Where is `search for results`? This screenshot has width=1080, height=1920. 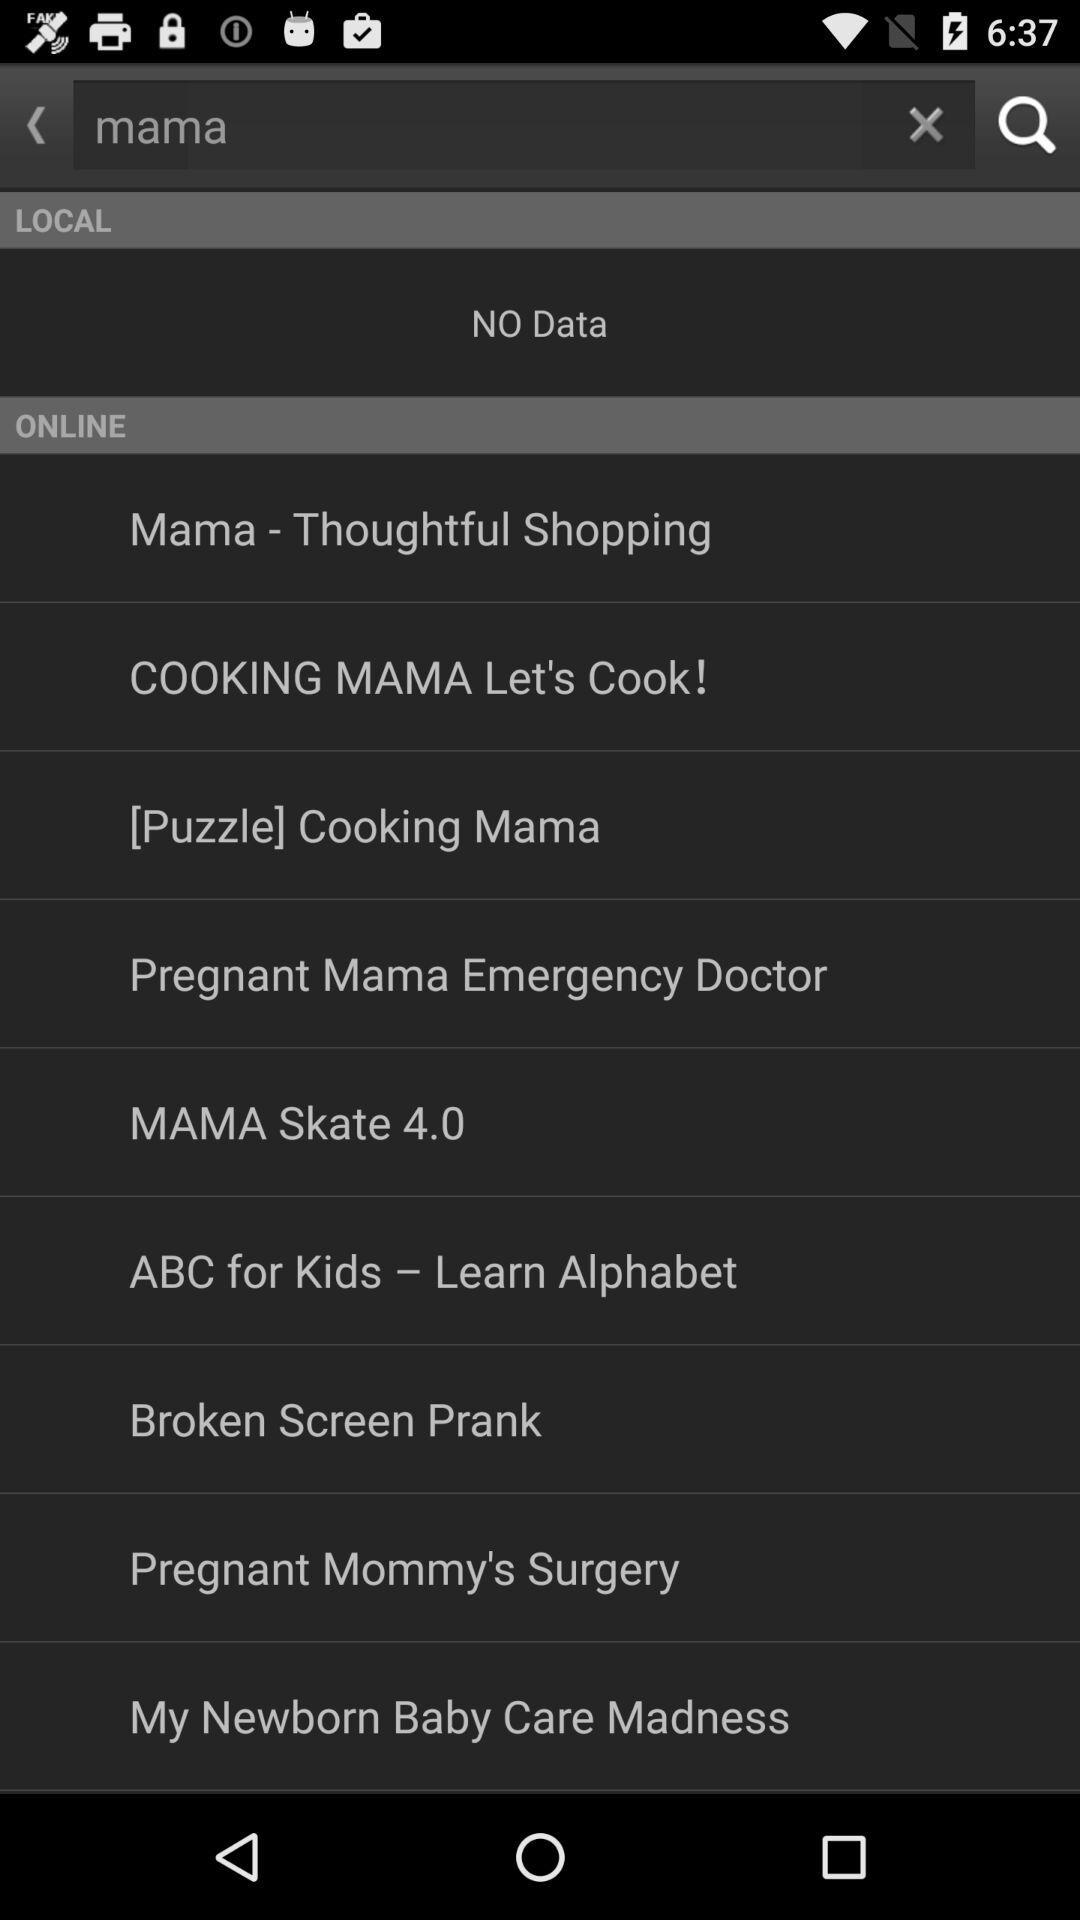 search for results is located at coordinates (1027, 124).